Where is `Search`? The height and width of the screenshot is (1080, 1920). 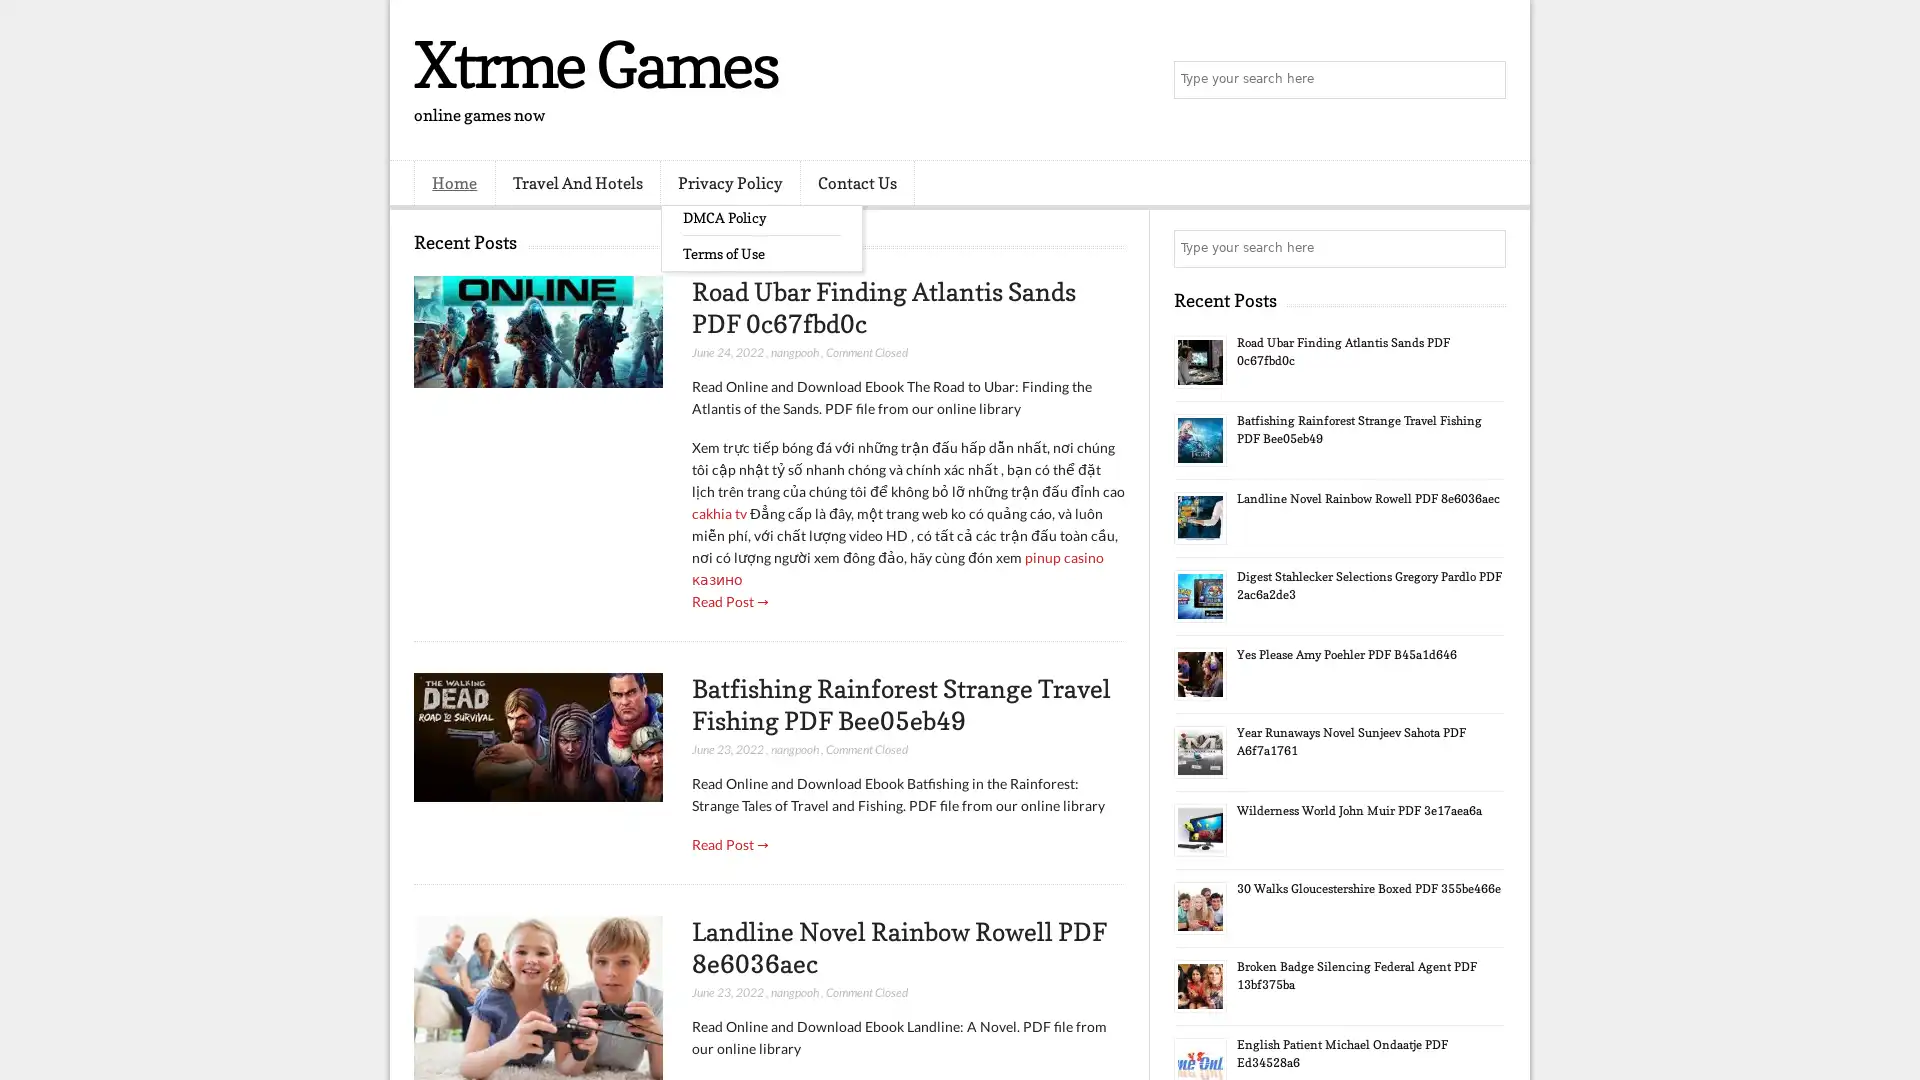
Search is located at coordinates (1485, 80).